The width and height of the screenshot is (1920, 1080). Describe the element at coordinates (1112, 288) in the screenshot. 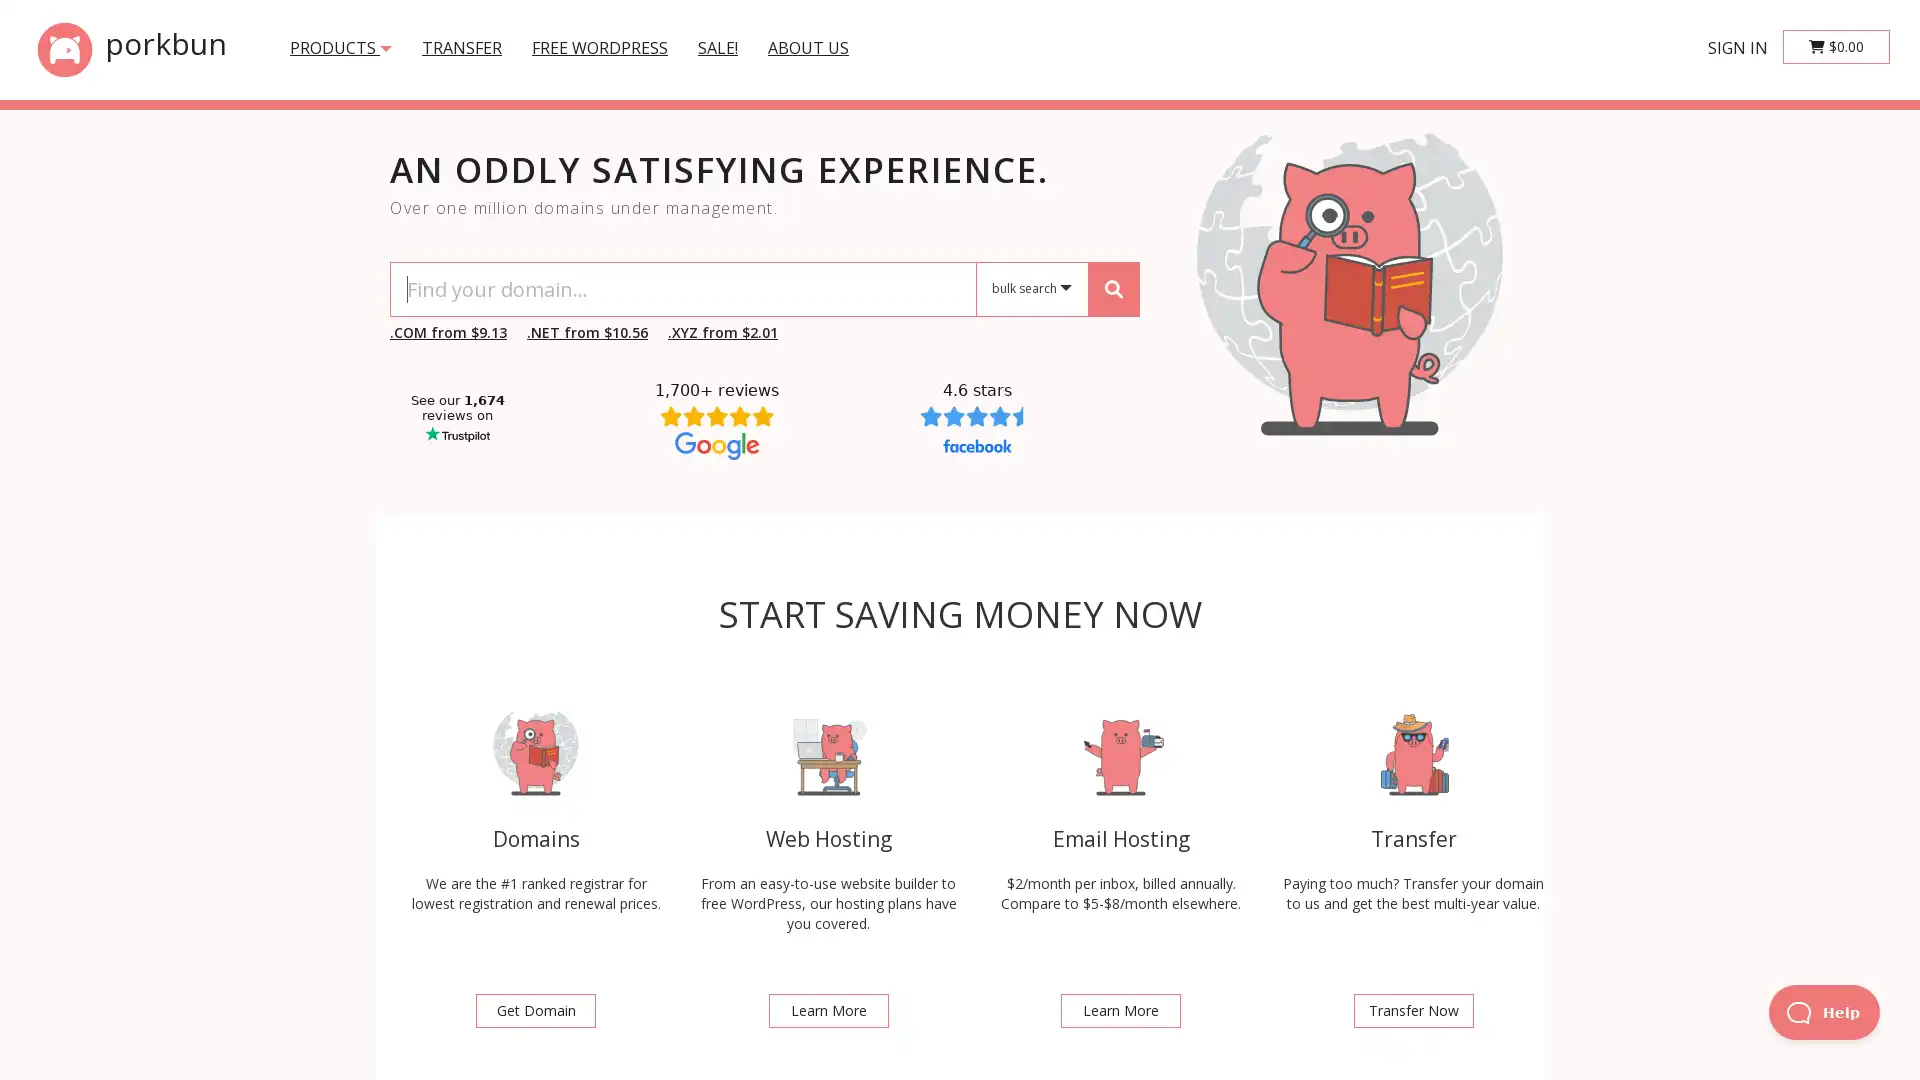

I see `submit search` at that location.